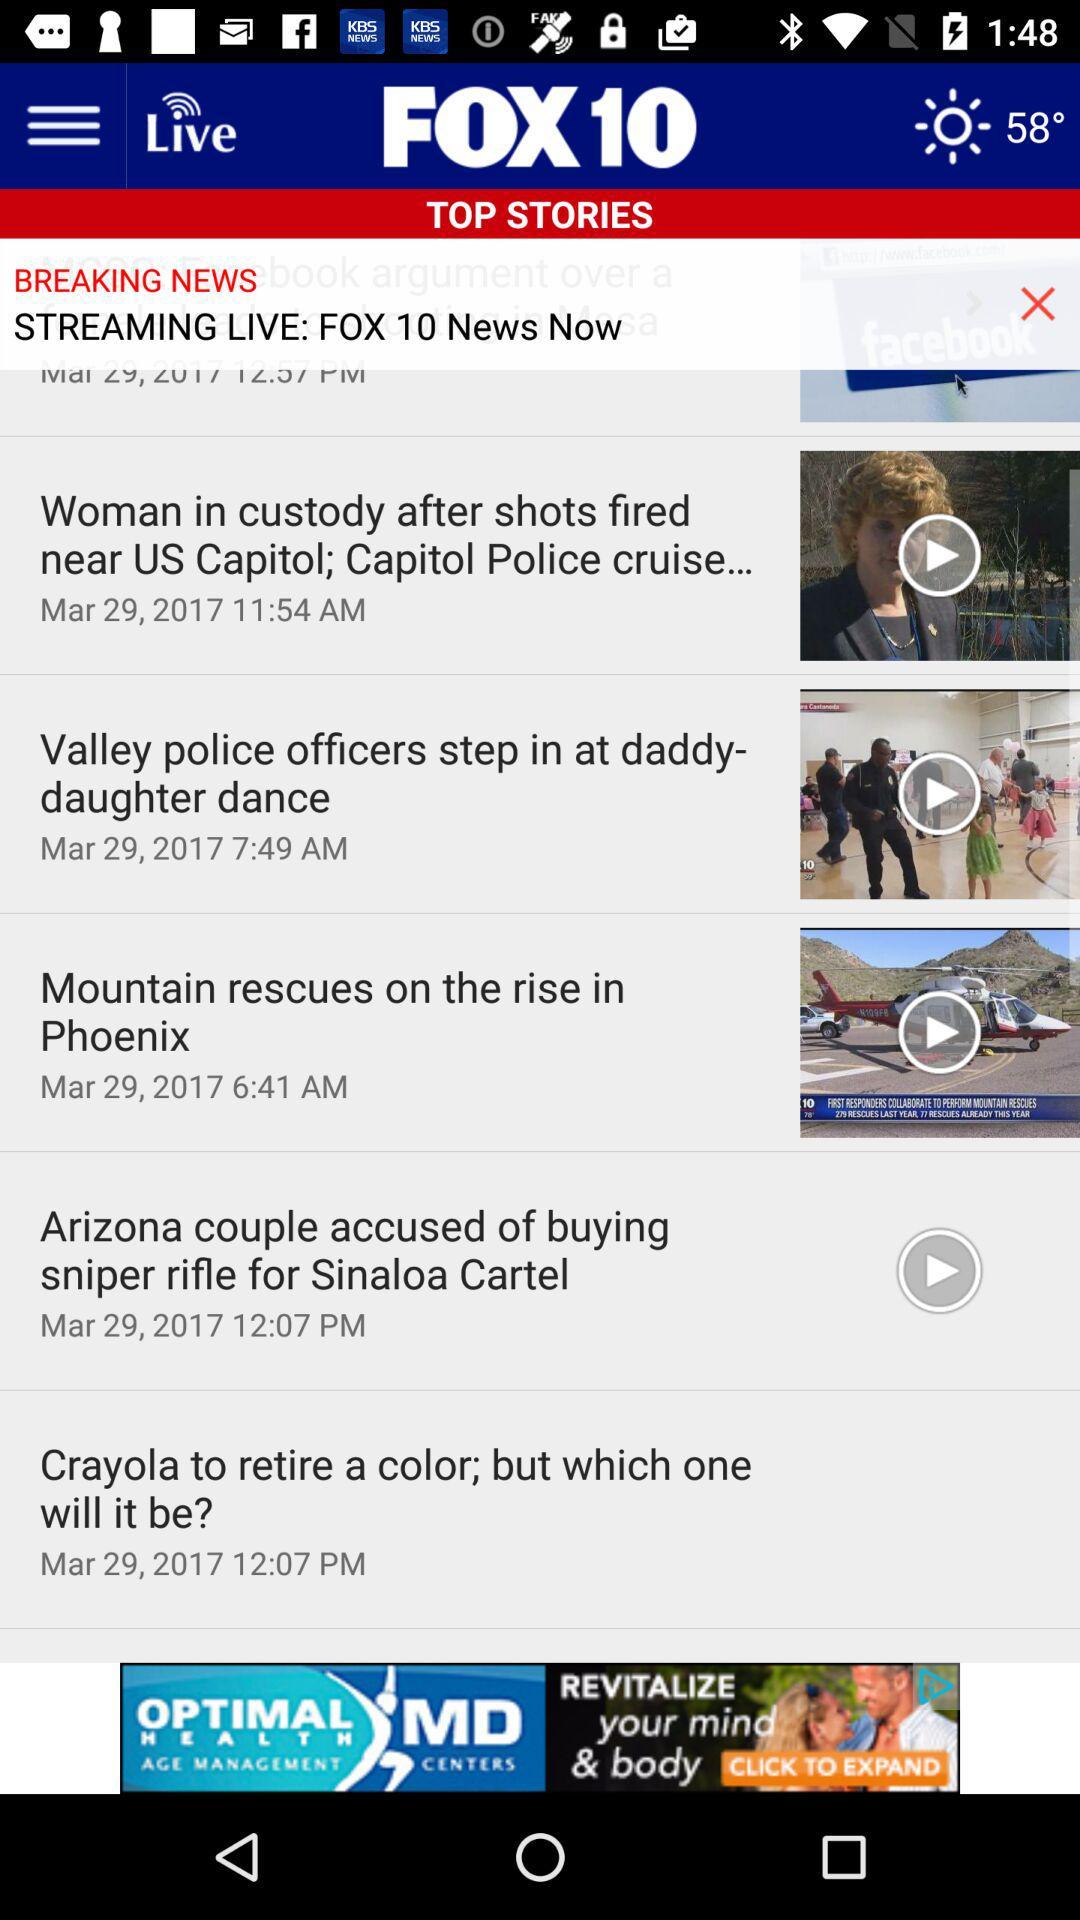 The width and height of the screenshot is (1080, 1920). Describe the element at coordinates (988, 124) in the screenshot. I see `the star icon` at that location.